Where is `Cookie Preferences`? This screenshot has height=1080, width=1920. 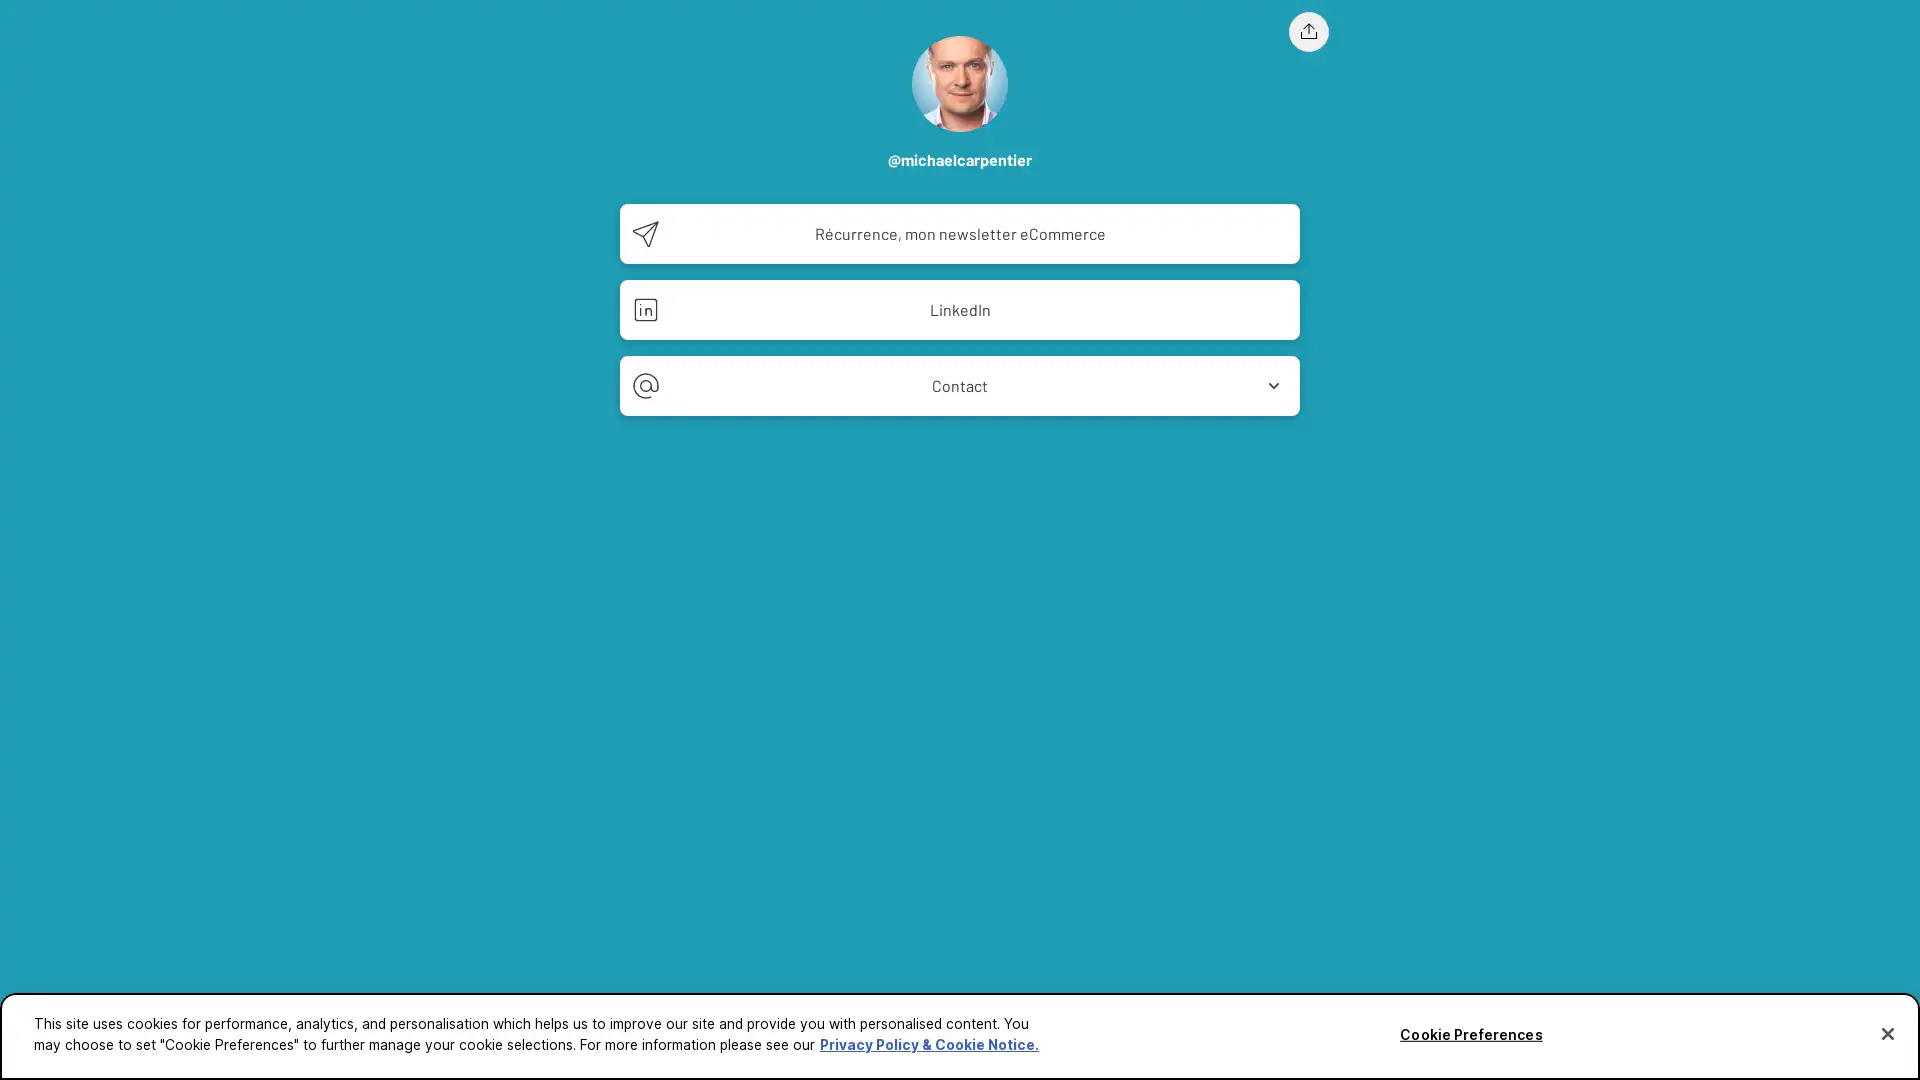
Cookie Preferences is located at coordinates (1470, 1034).